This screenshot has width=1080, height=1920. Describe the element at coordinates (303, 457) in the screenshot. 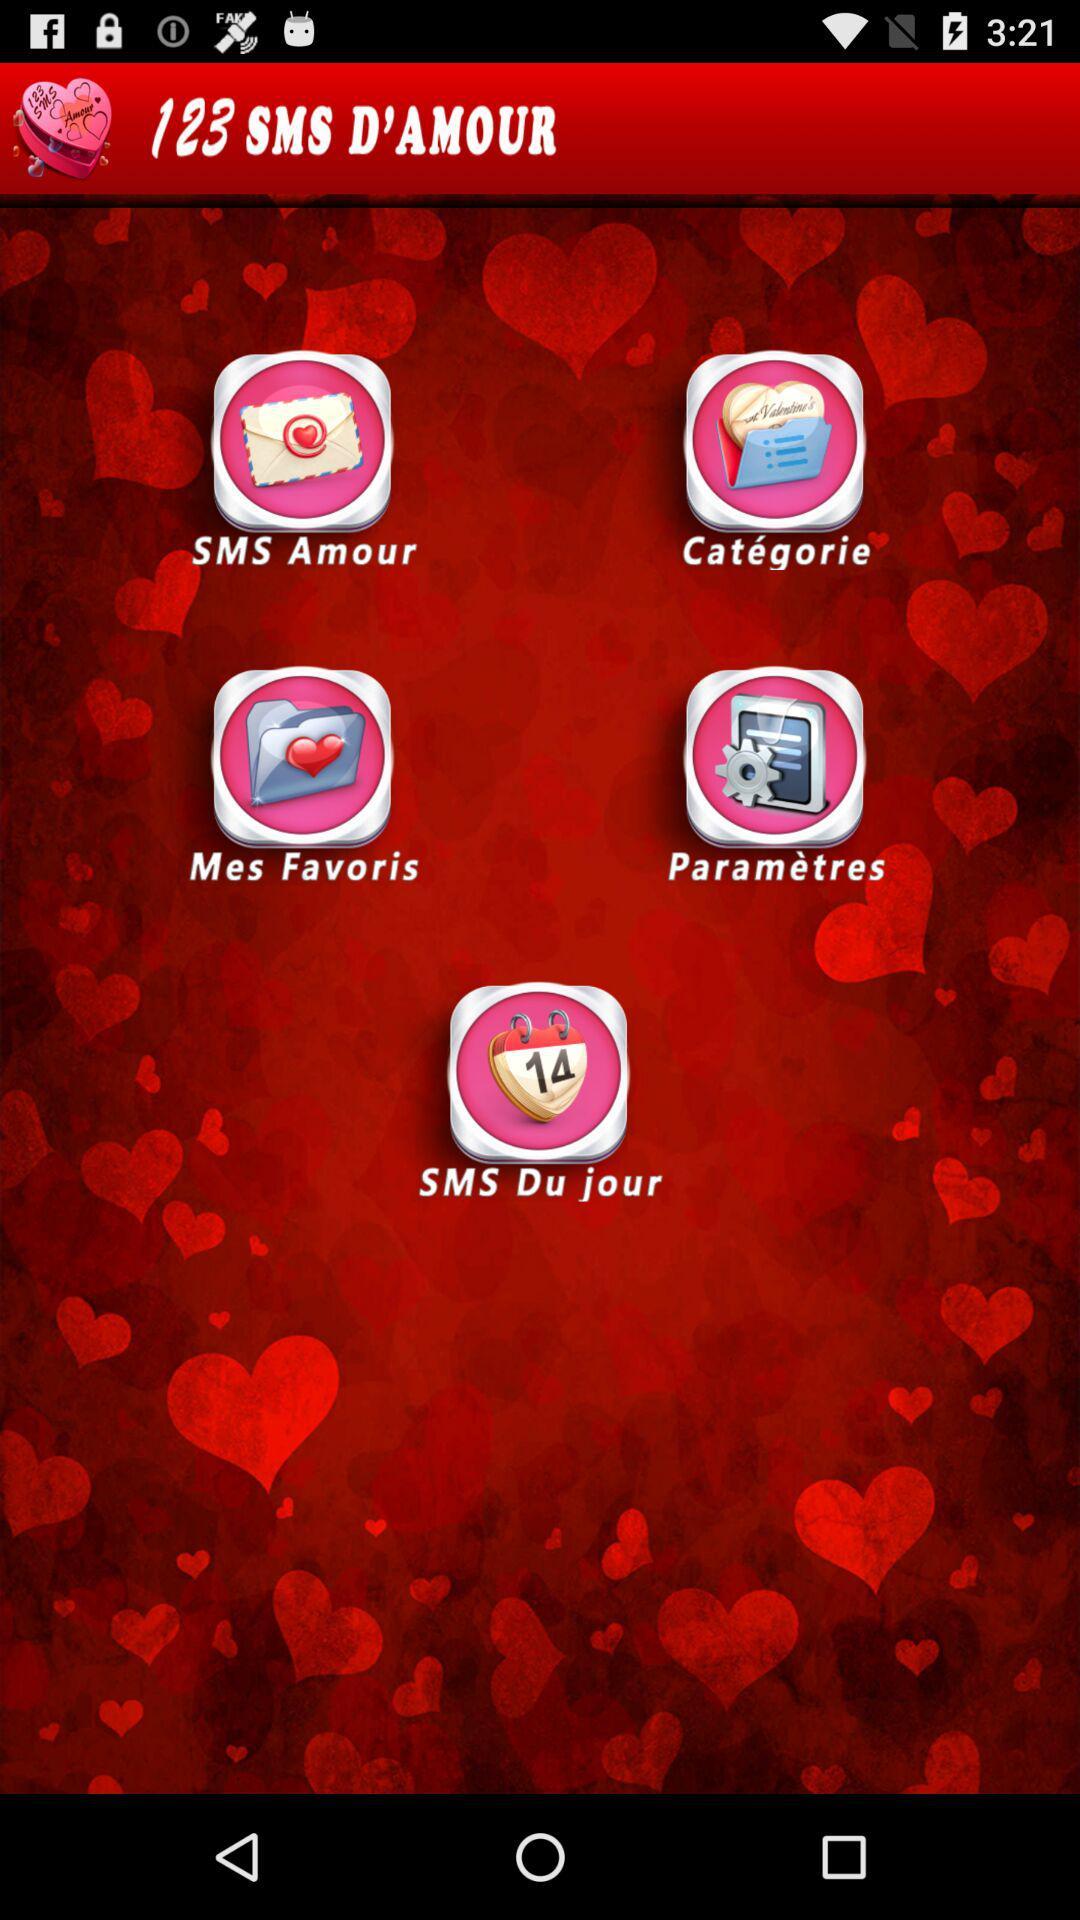

I see `the sms icon` at that location.